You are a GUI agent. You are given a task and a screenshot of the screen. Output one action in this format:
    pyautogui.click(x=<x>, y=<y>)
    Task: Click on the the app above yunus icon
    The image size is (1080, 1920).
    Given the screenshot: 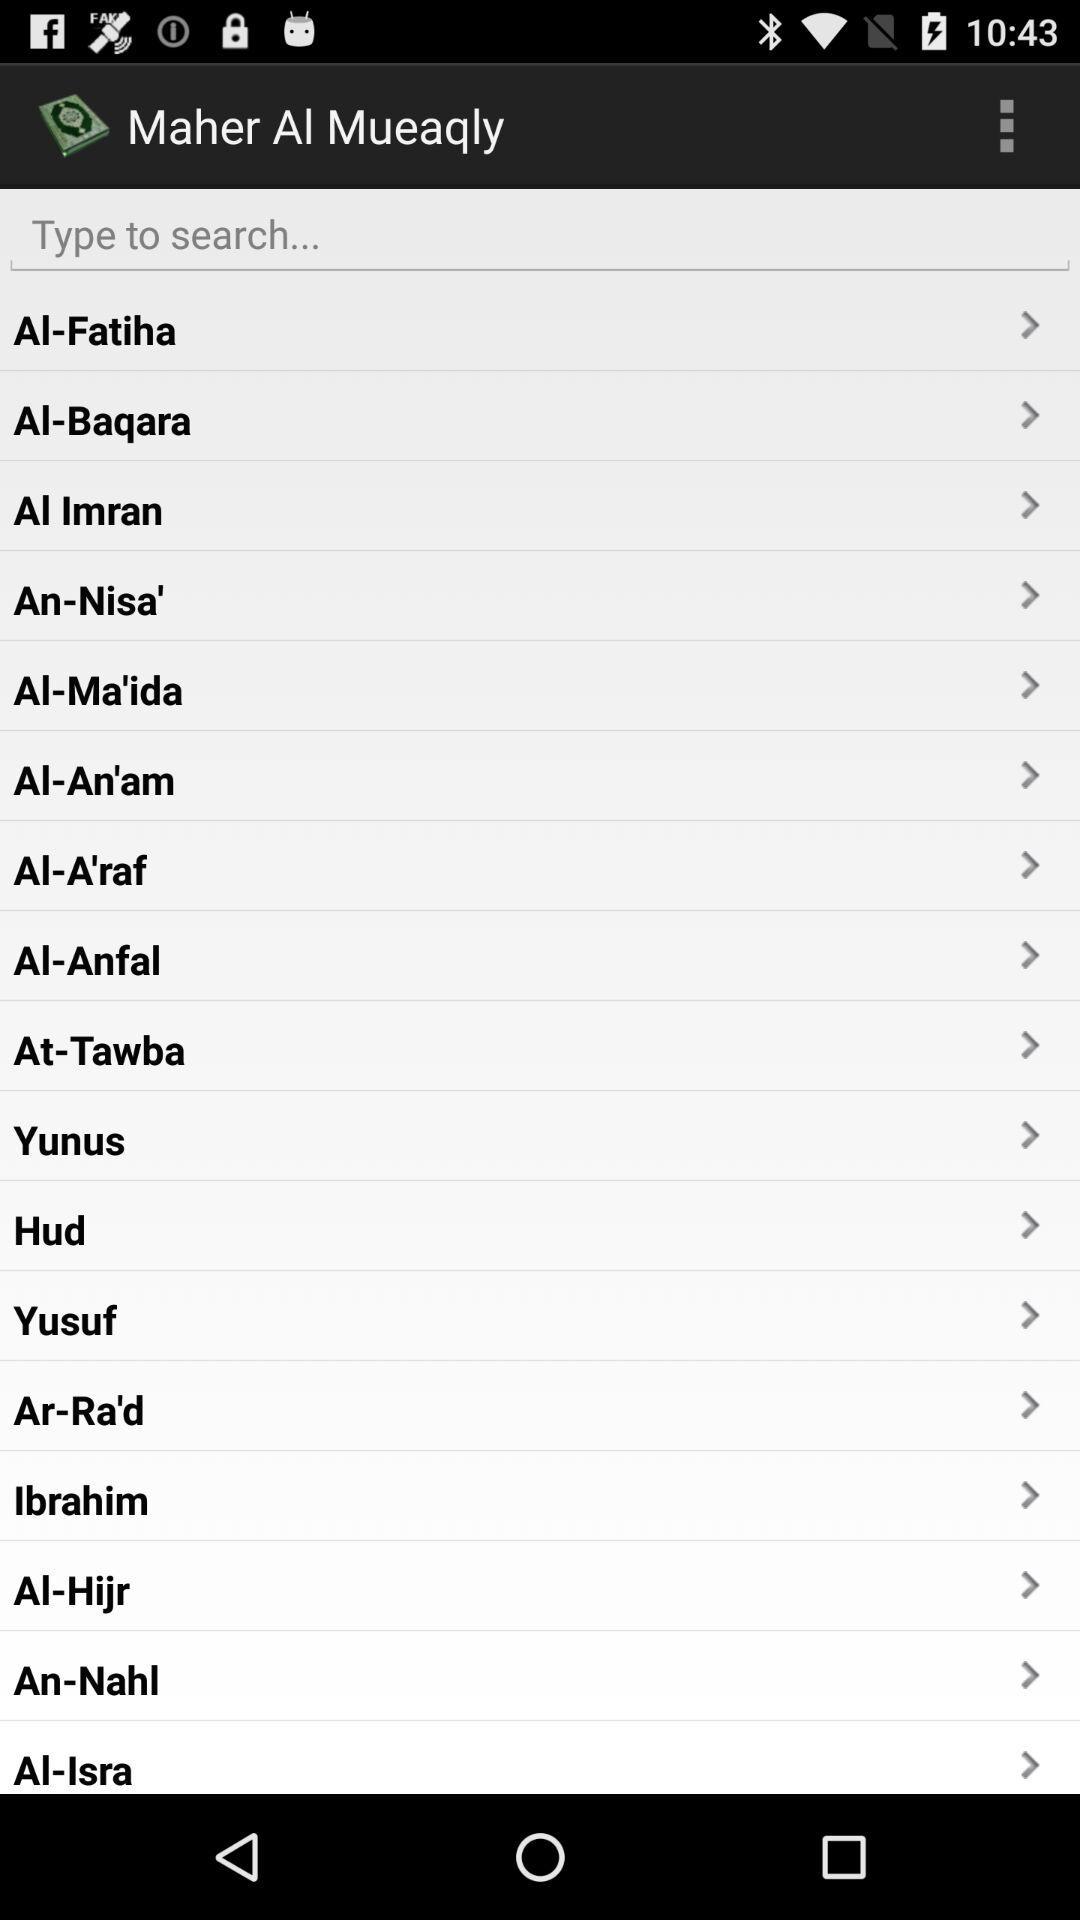 What is the action you would take?
    pyautogui.click(x=99, y=1048)
    